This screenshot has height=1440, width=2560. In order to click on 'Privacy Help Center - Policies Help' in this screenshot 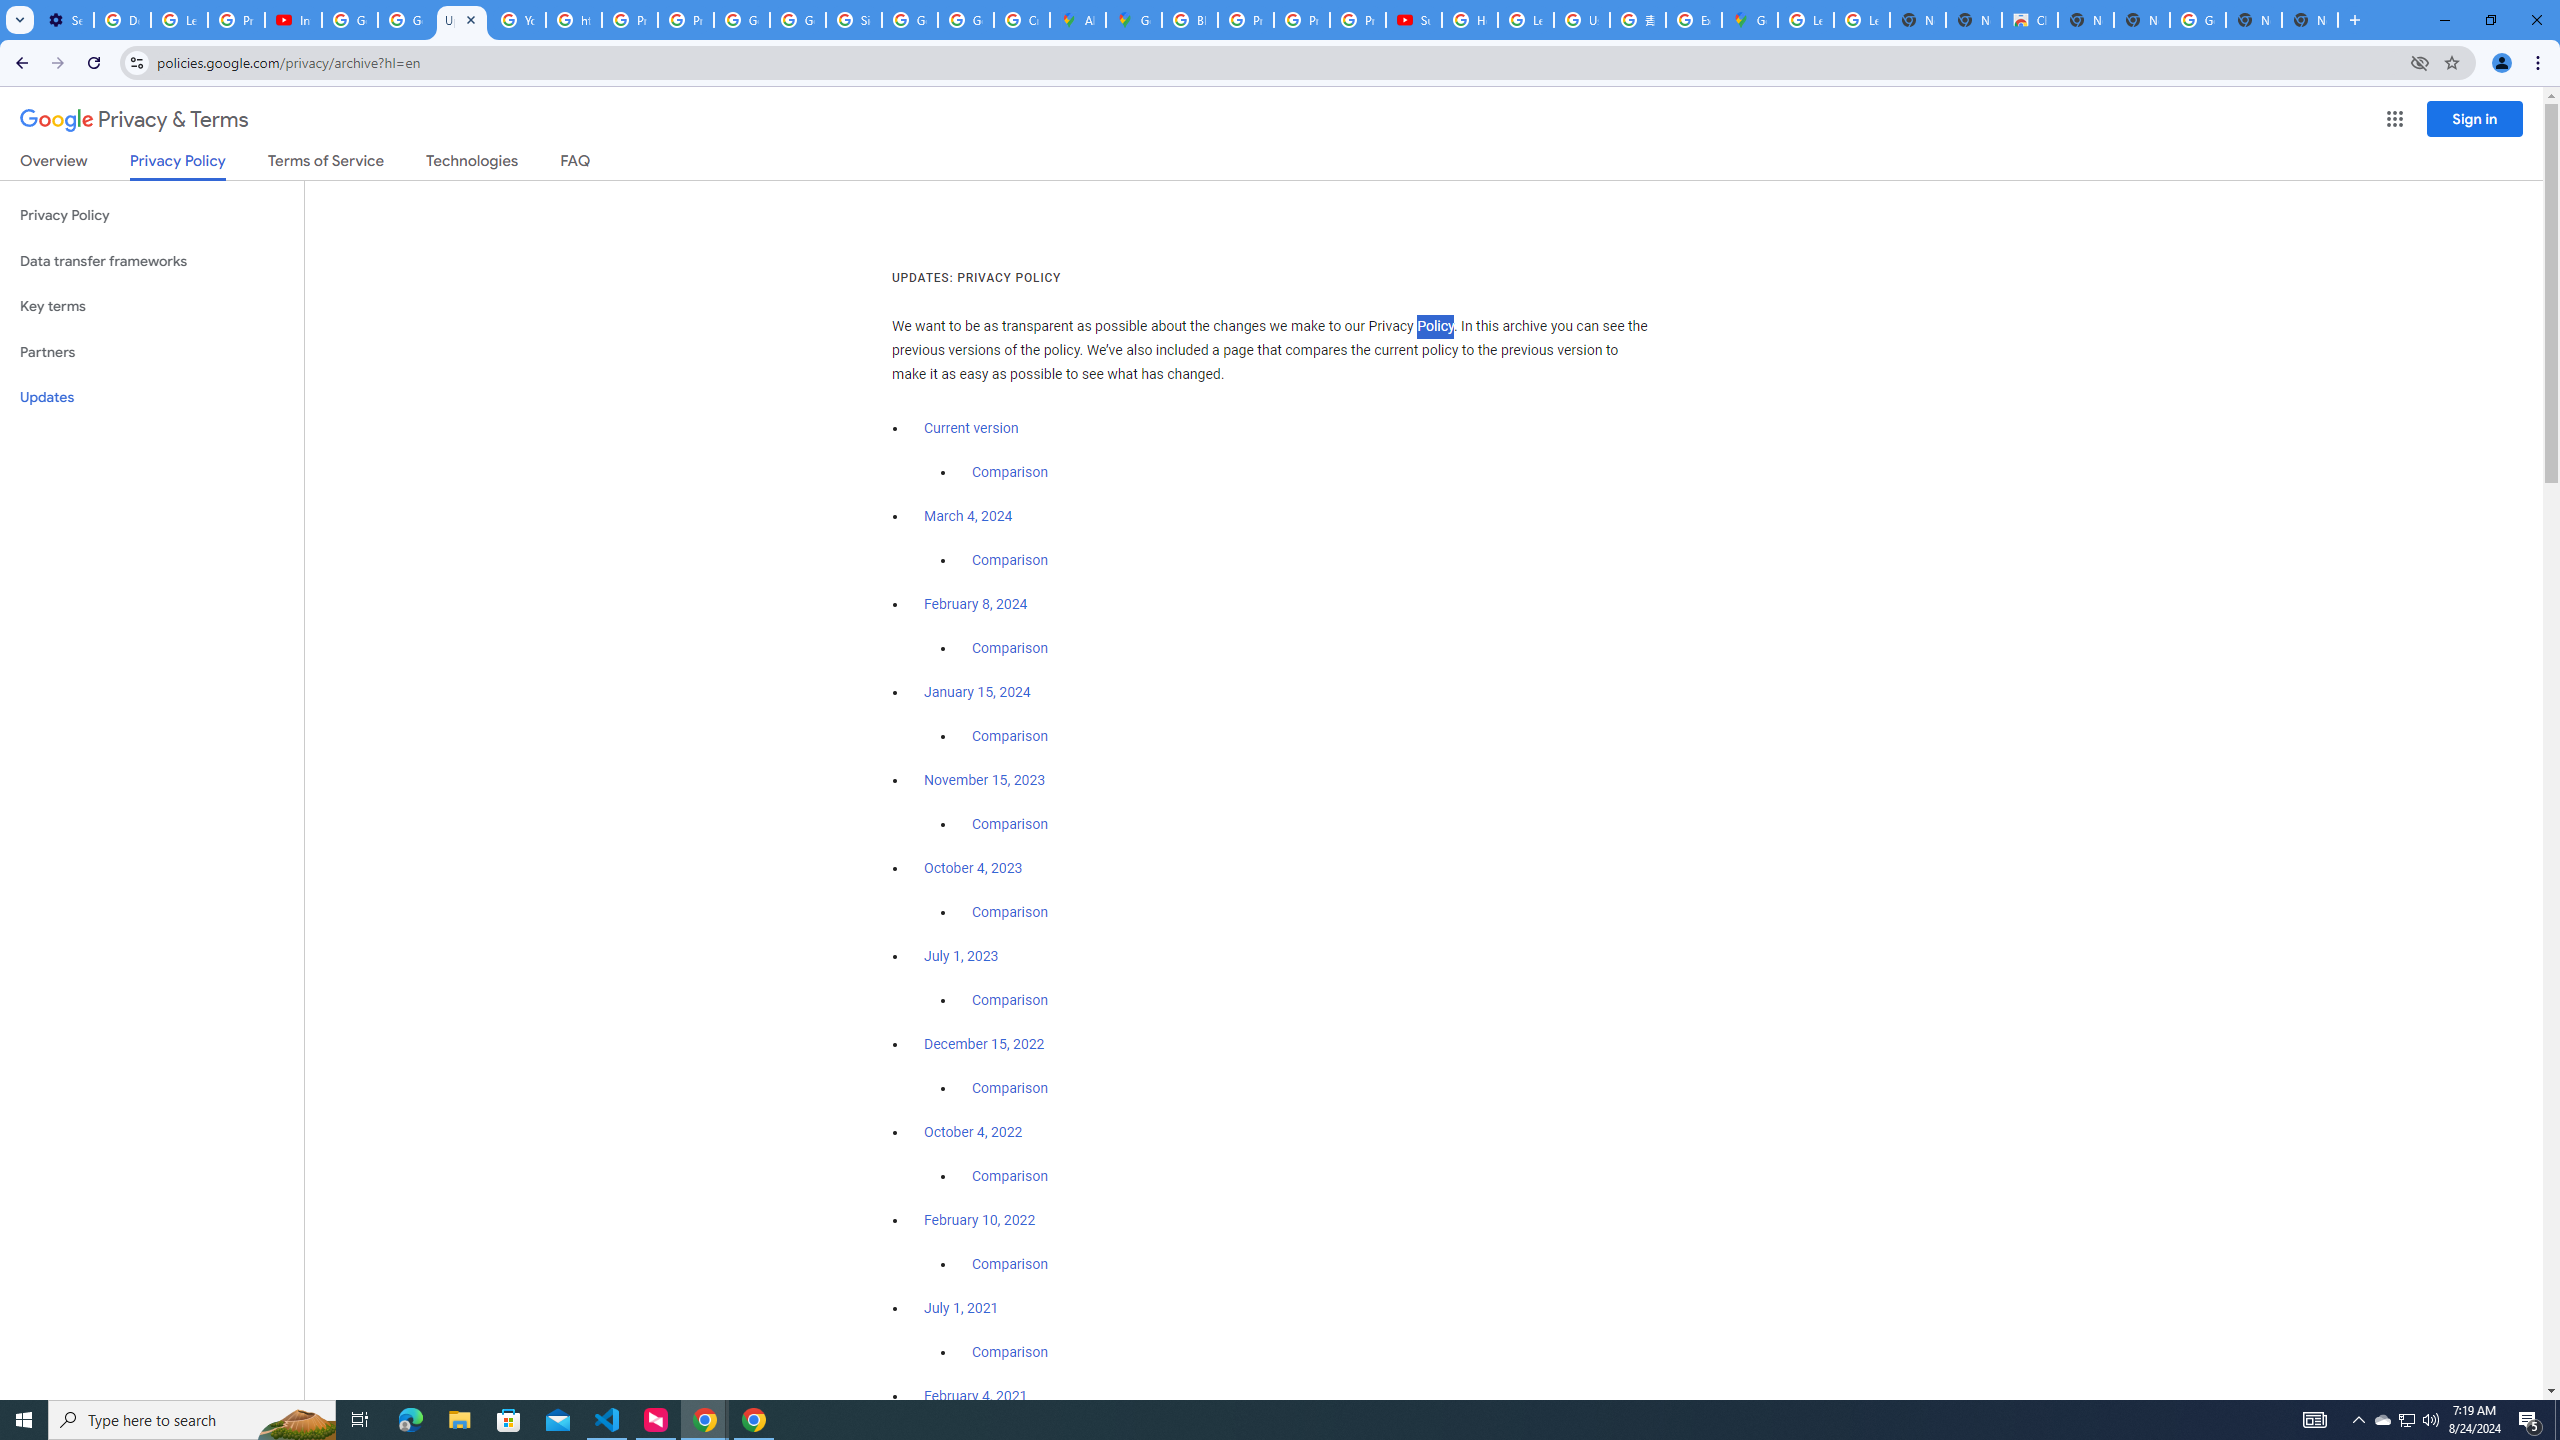, I will do `click(1244, 19)`.